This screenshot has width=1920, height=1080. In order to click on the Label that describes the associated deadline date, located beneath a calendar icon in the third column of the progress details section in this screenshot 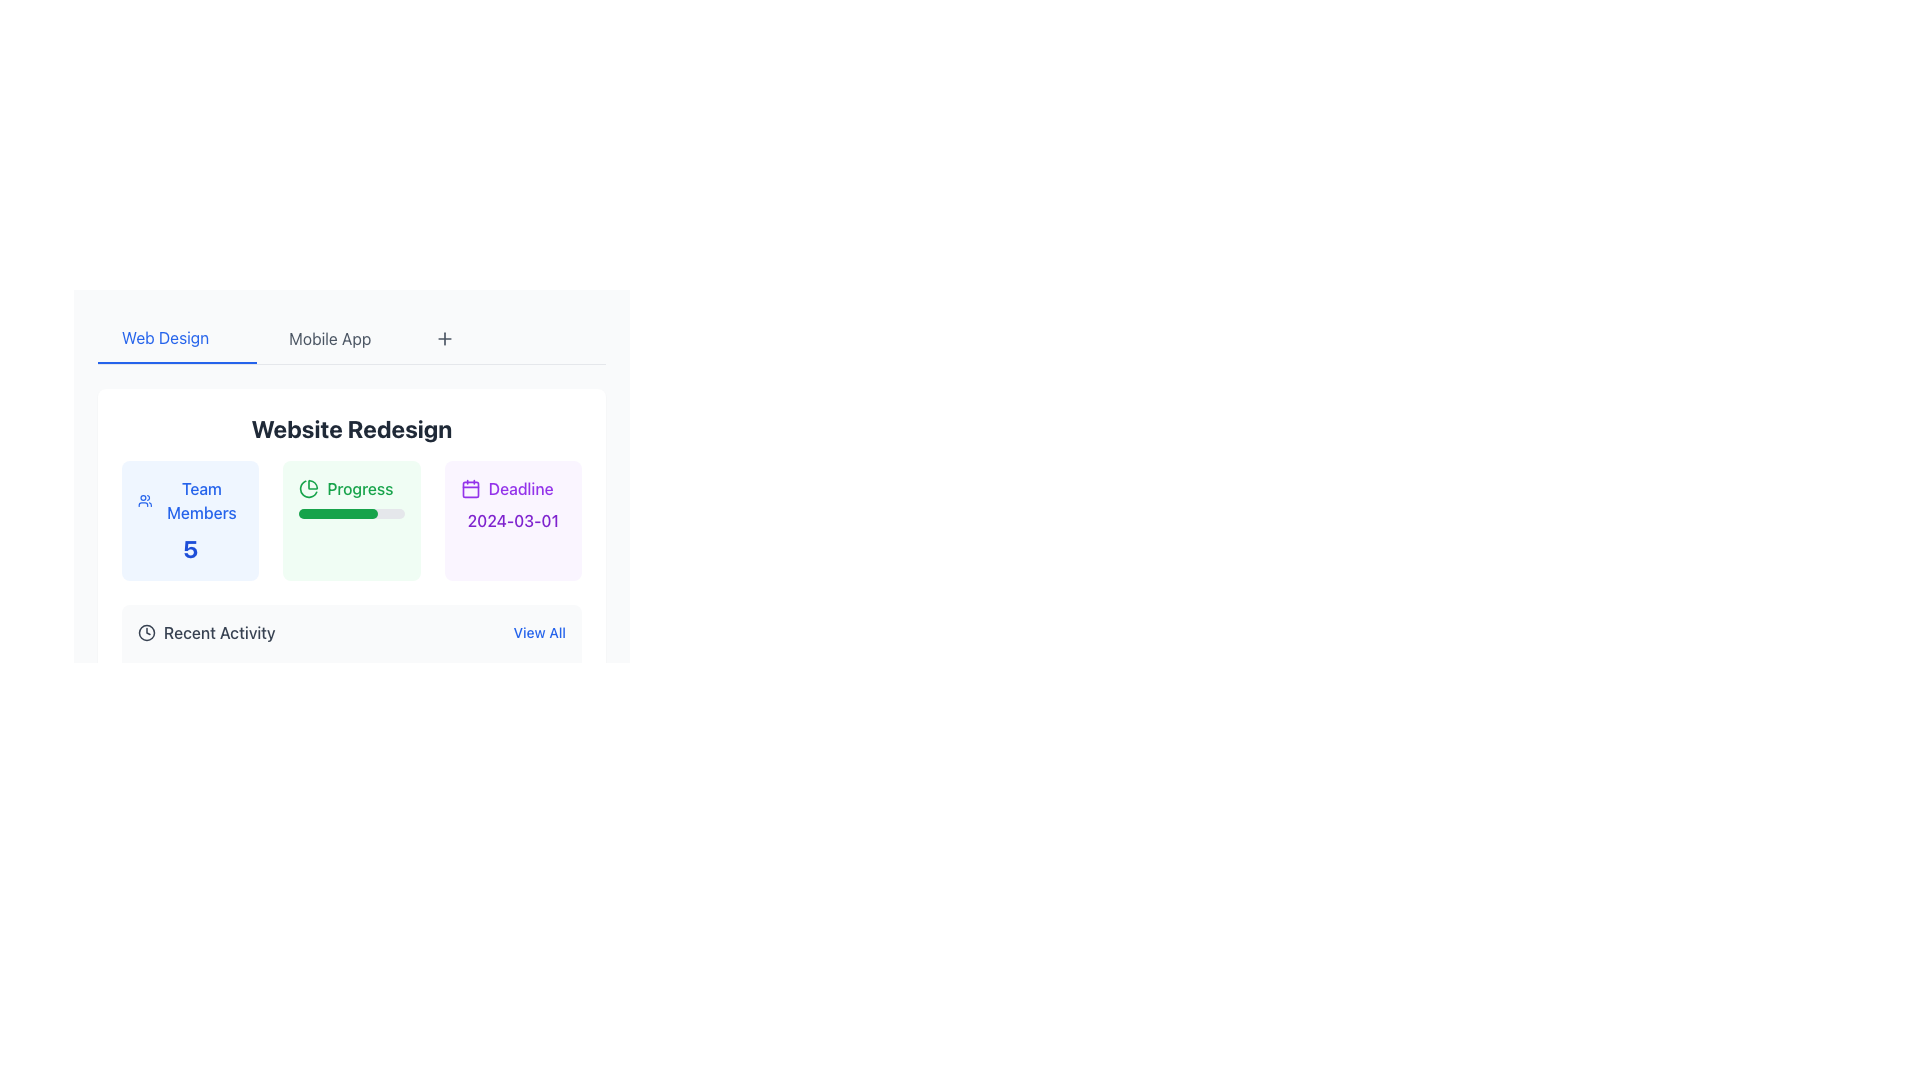, I will do `click(521, 489)`.